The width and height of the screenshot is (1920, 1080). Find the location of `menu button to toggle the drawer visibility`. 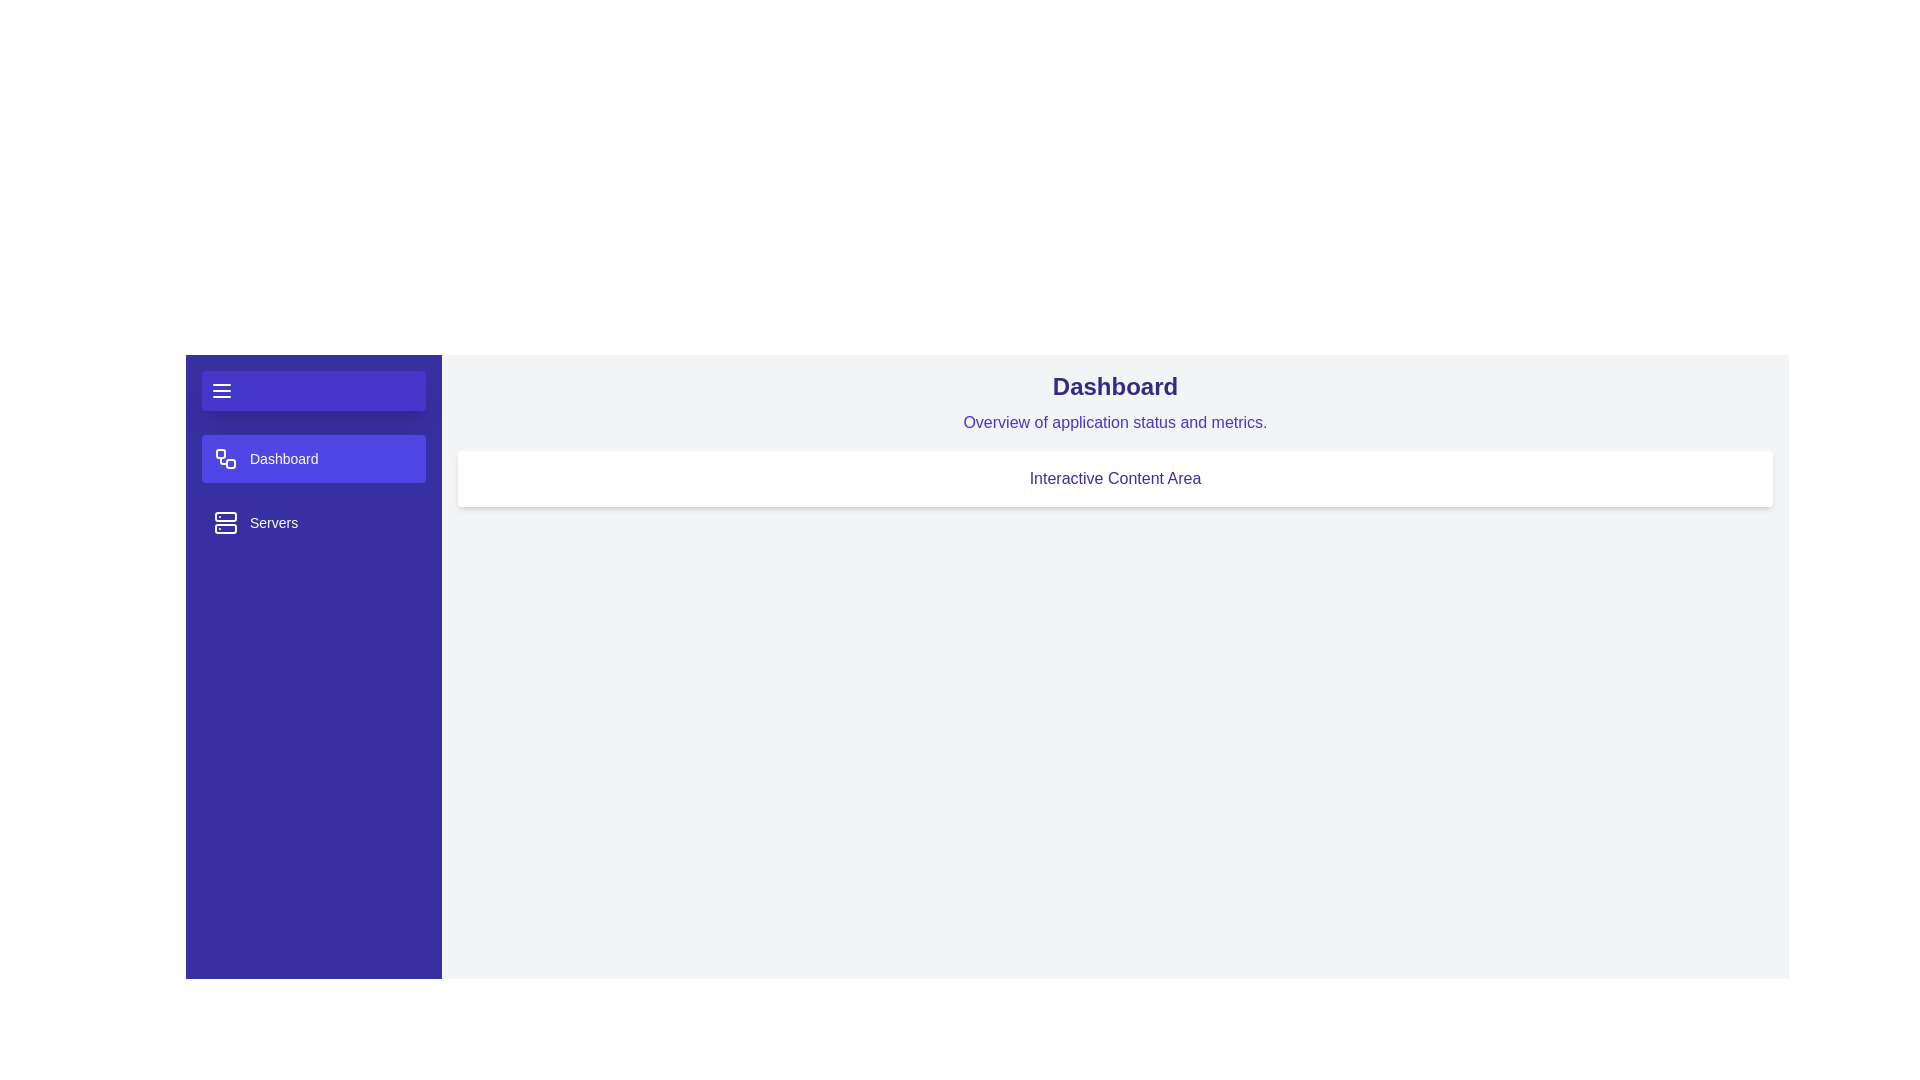

menu button to toggle the drawer visibility is located at coordinates (312, 390).